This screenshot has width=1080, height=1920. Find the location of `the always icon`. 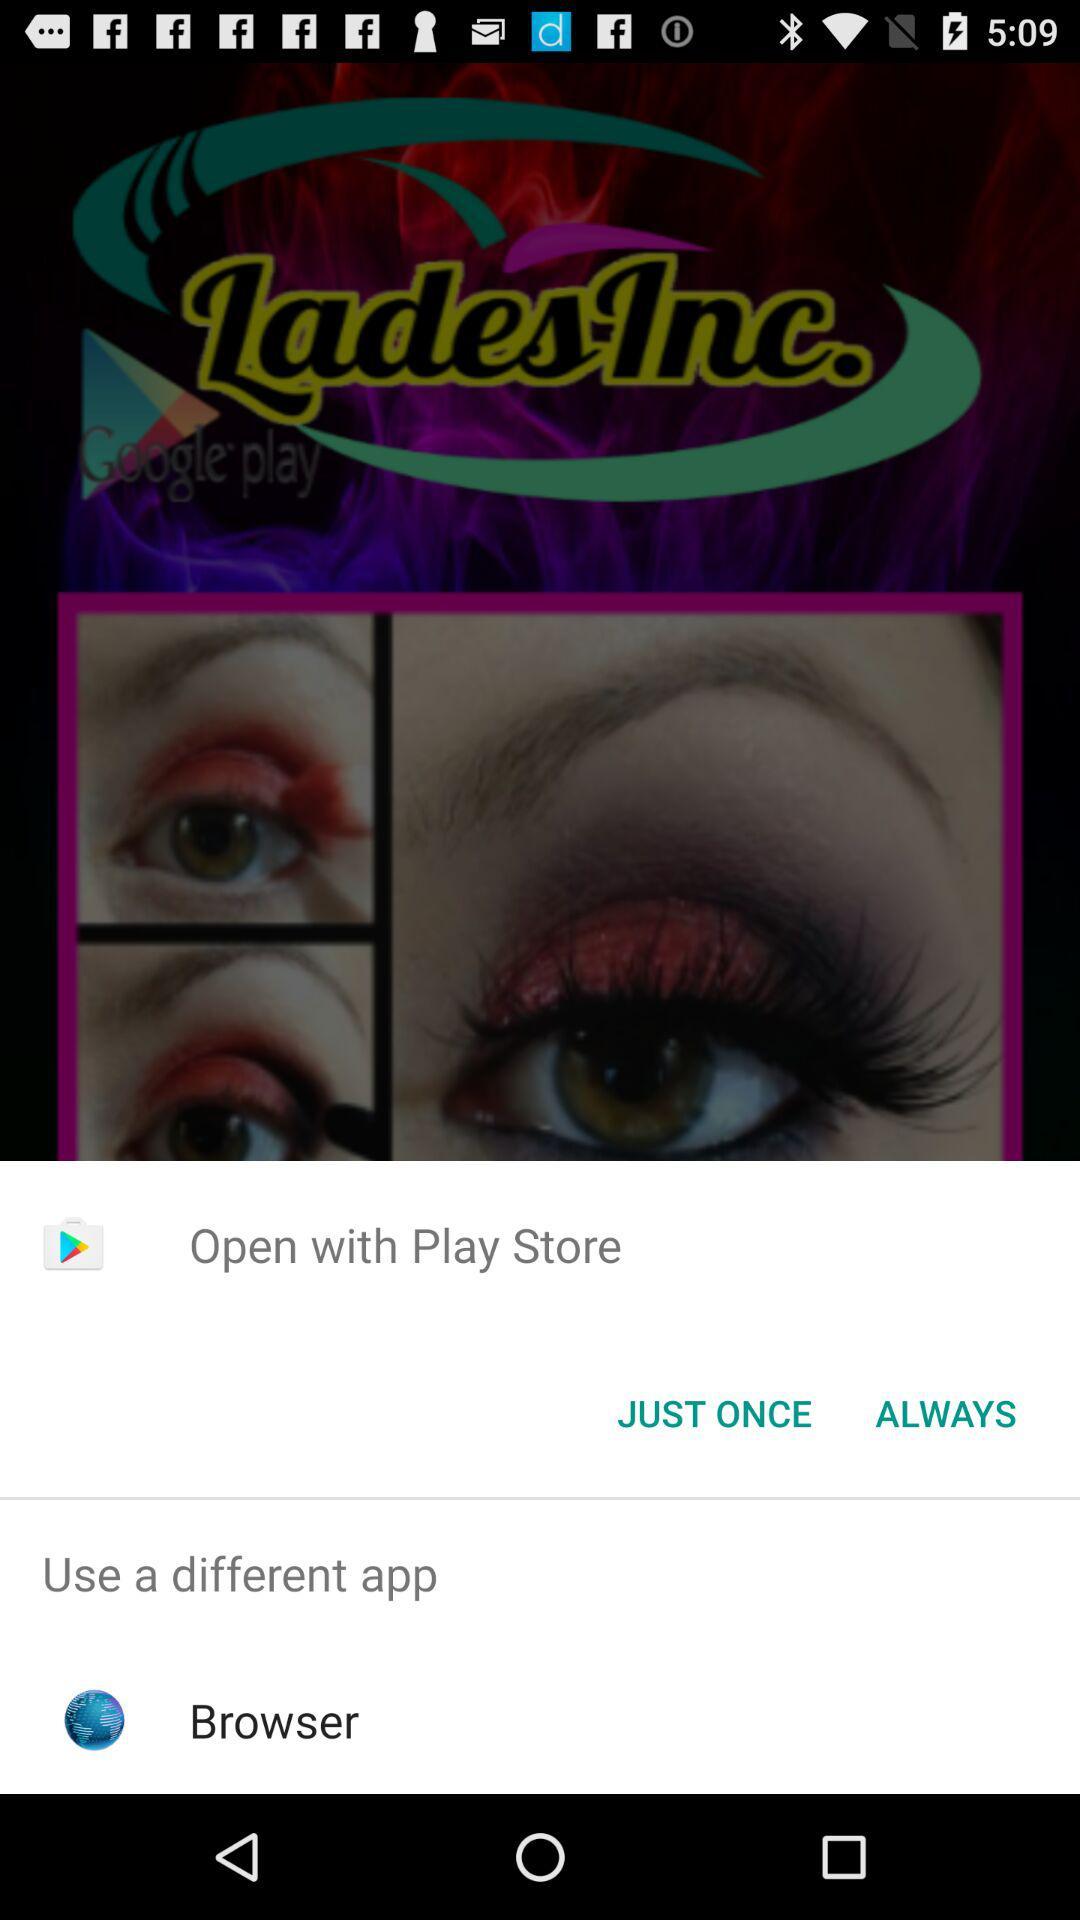

the always icon is located at coordinates (945, 1411).